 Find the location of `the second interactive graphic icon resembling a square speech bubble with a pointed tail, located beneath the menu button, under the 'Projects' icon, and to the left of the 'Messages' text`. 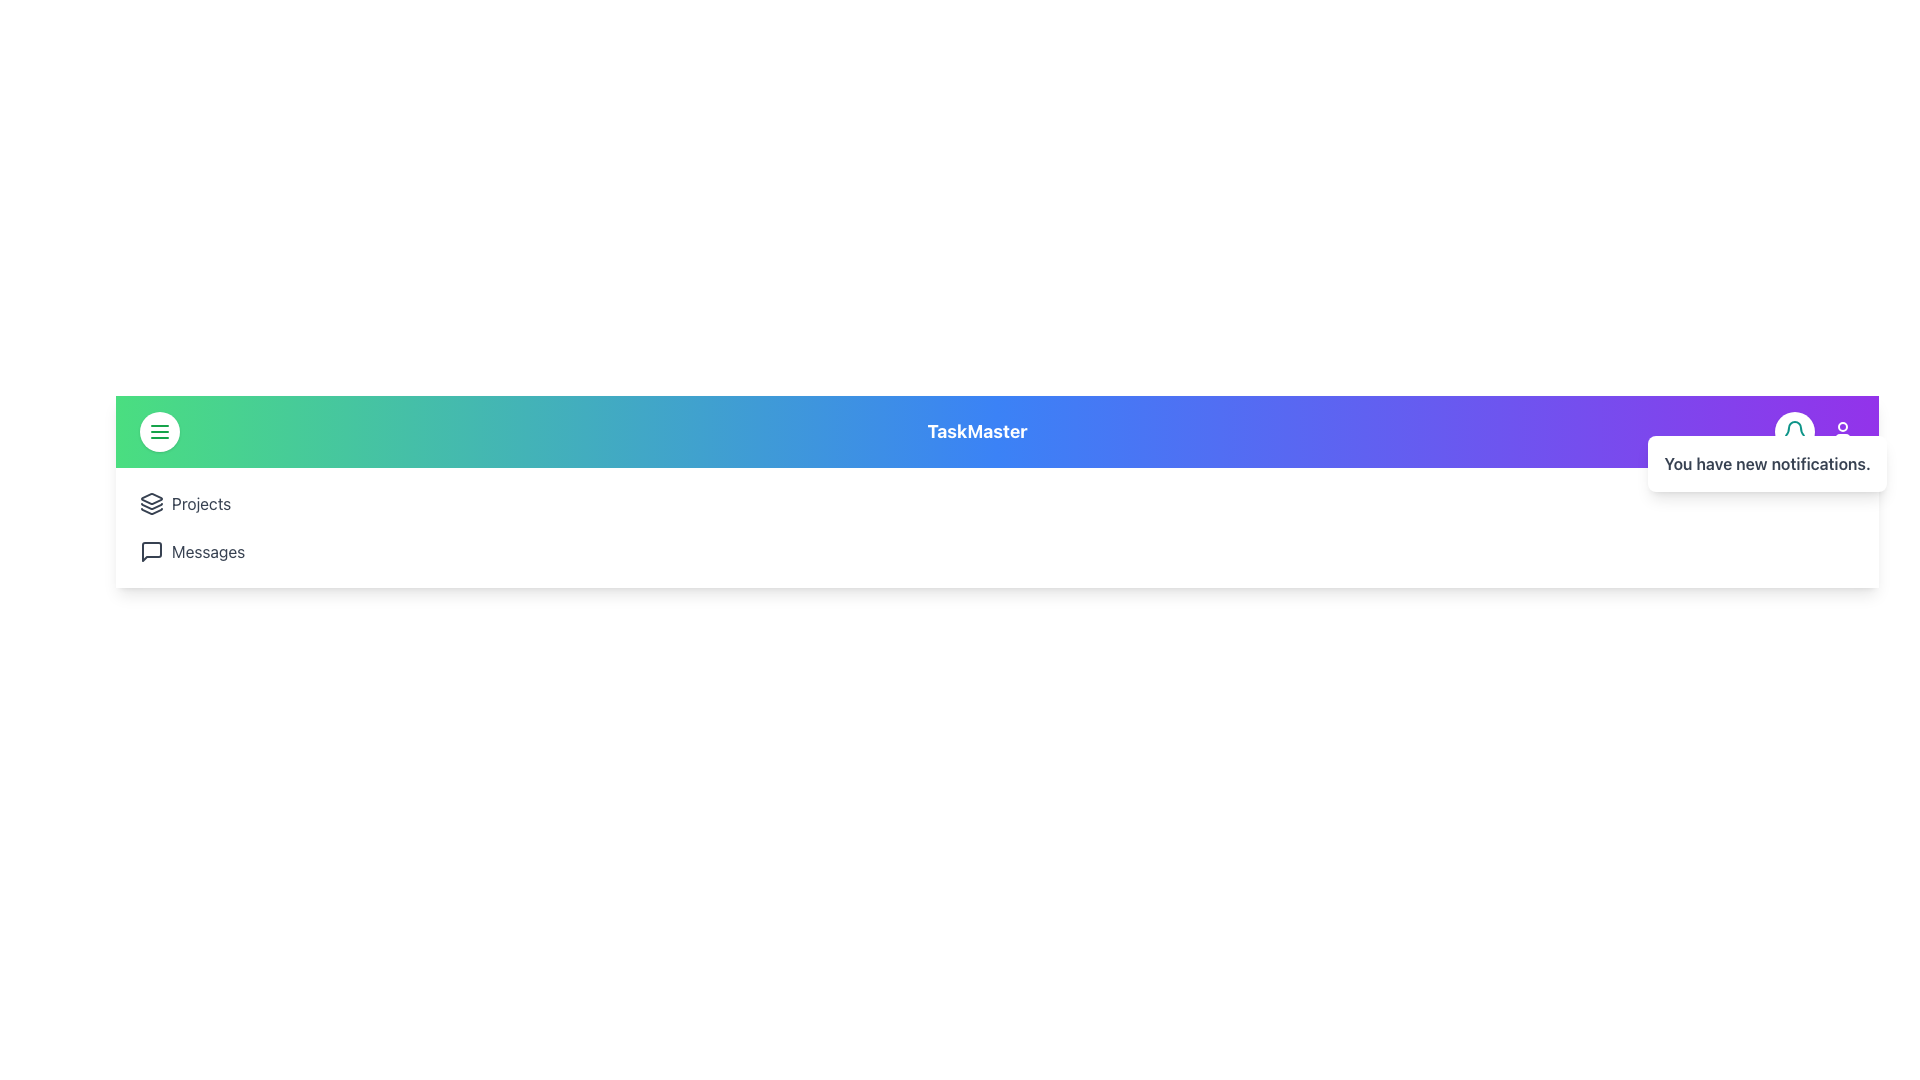

the second interactive graphic icon resembling a square speech bubble with a pointed tail, located beneath the menu button, under the 'Projects' icon, and to the left of the 'Messages' text is located at coordinates (151, 551).